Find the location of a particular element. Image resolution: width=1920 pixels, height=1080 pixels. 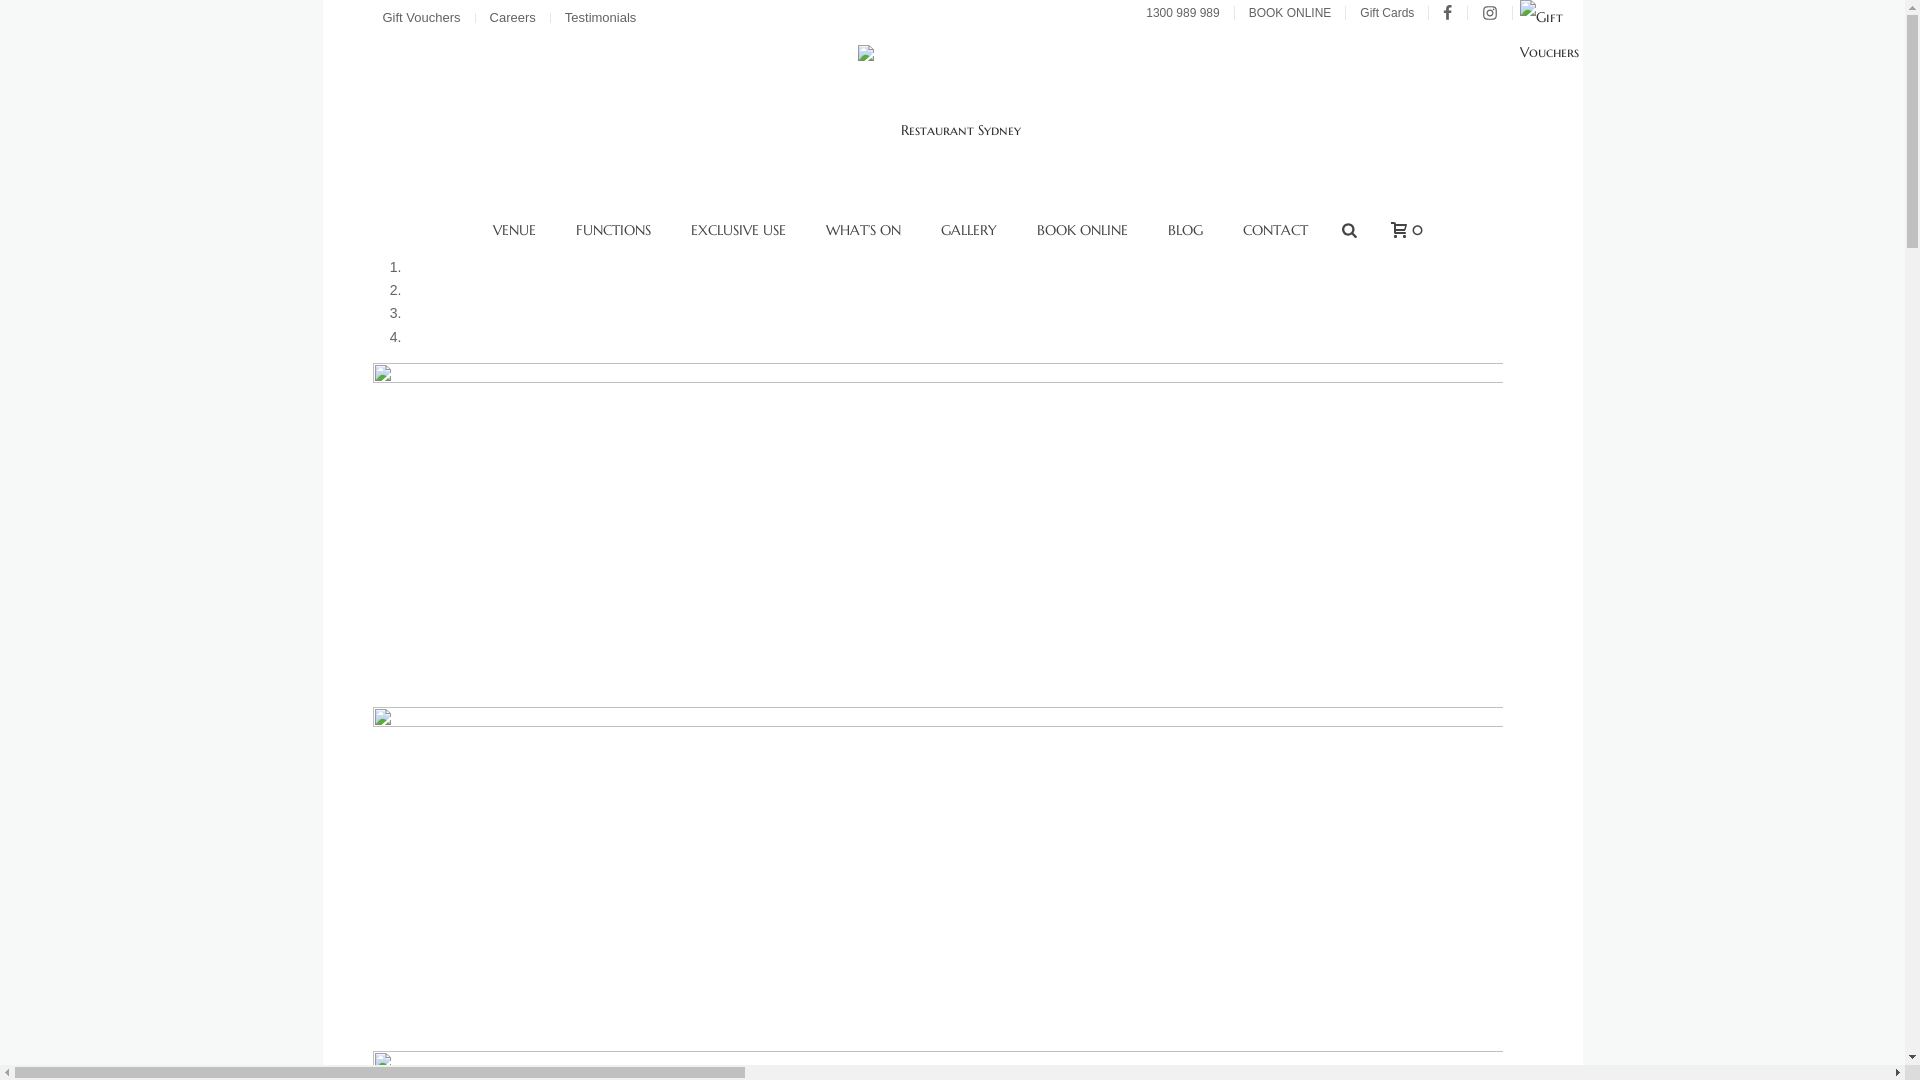

'adrbfast23header' is located at coordinates (935, 878).